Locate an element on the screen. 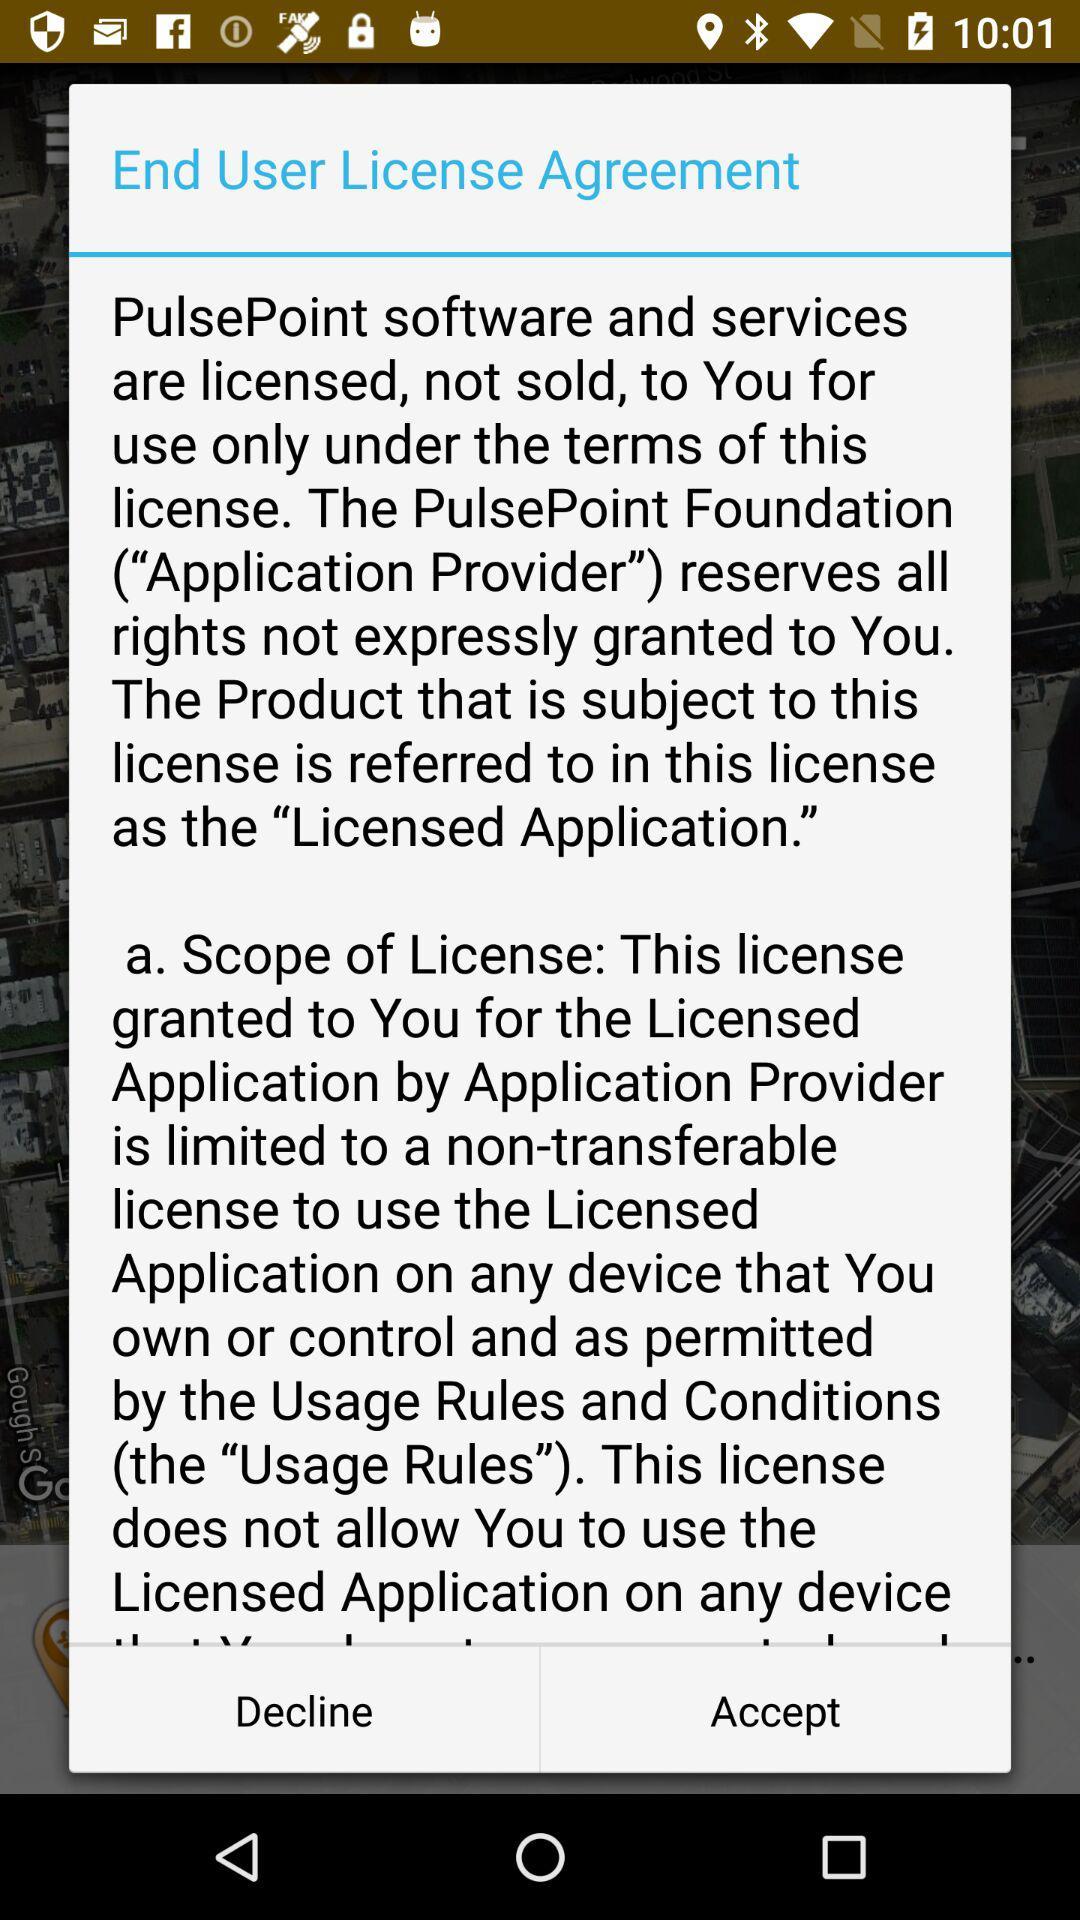  the decline icon is located at coordinates (304, 1708).